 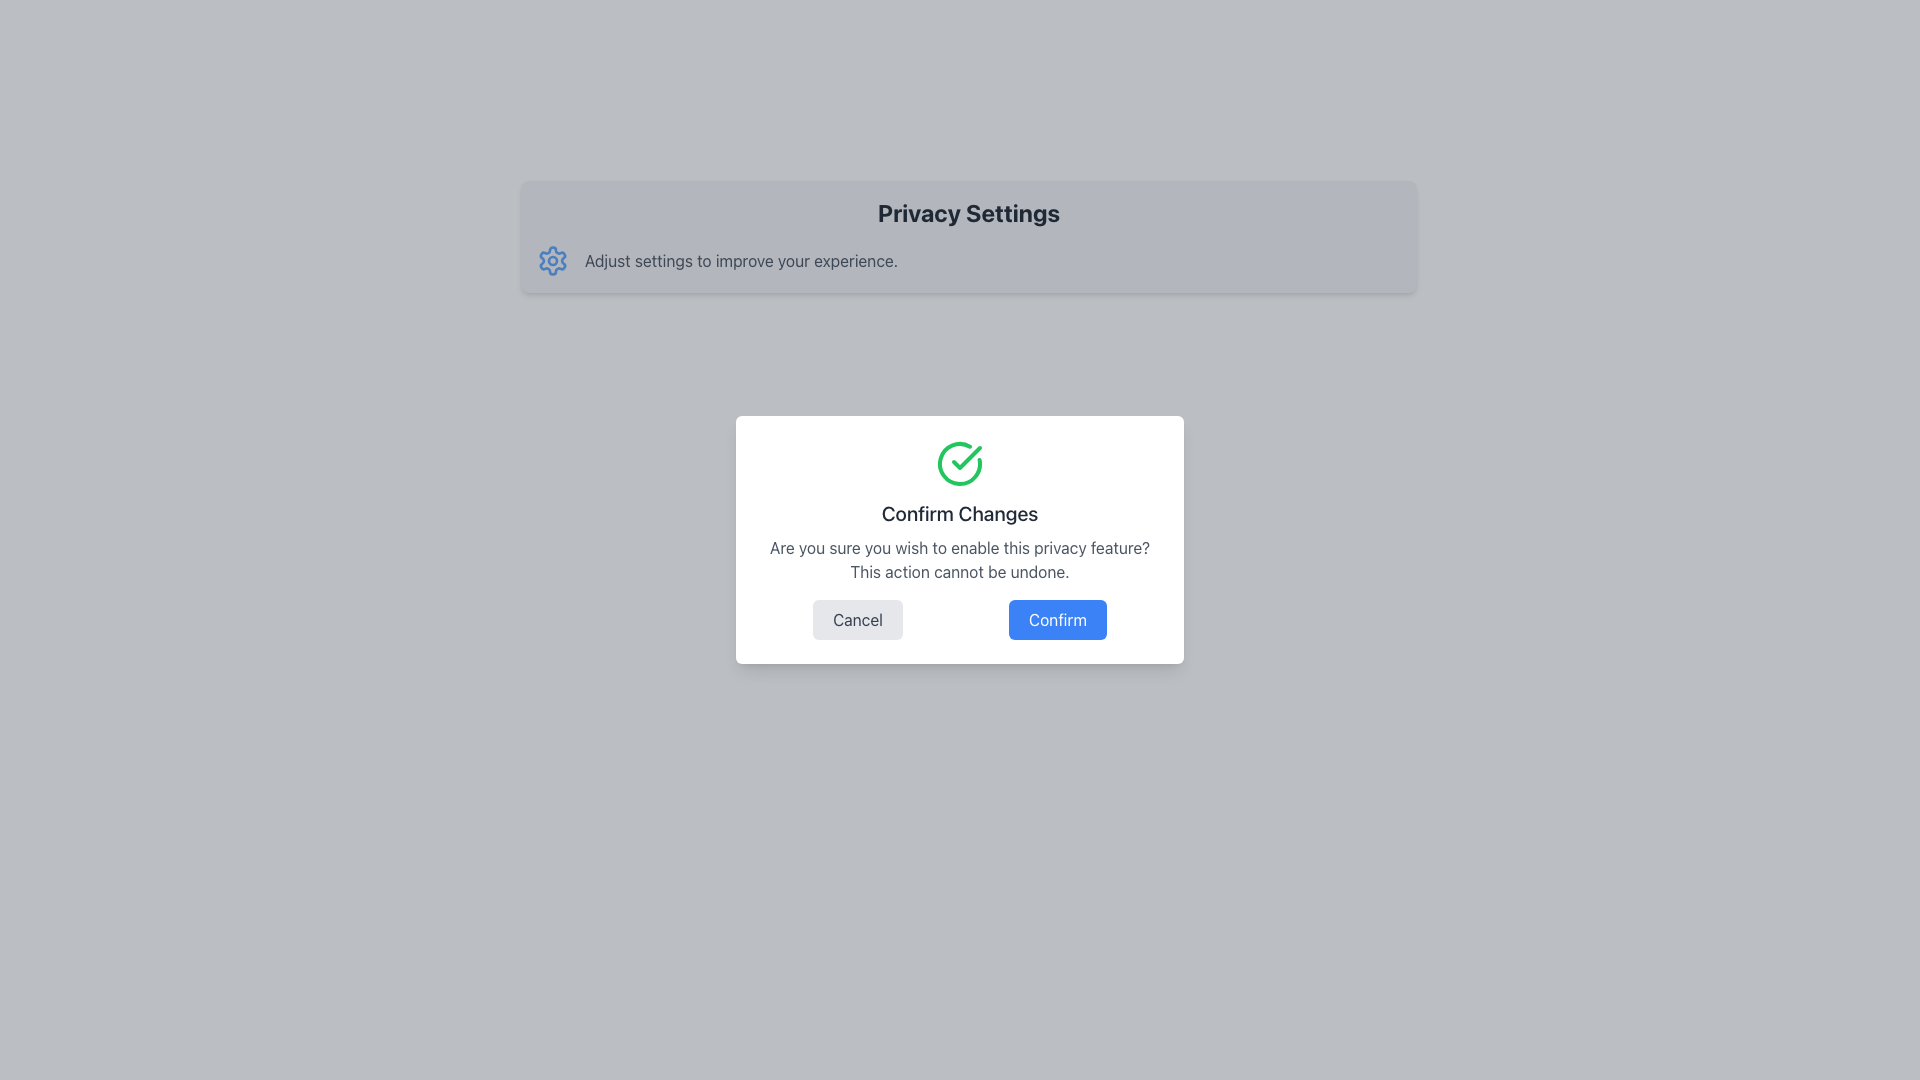 I want to click on the static label reading 'Confirm Changes' located at the center of the modal dialog, positioned between a green circular checkmark icon and a descriptive sentence, so click(x=960, y=512).